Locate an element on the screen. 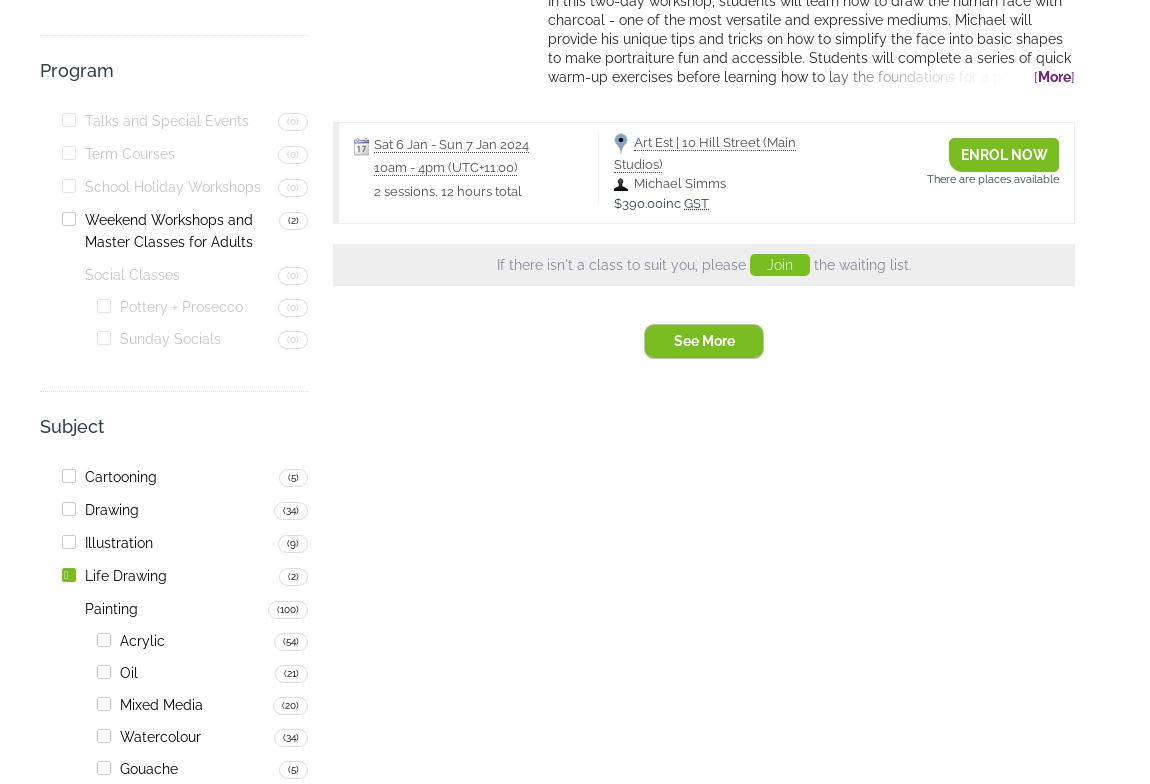  '(9)' is located at coordinates (293, 543).